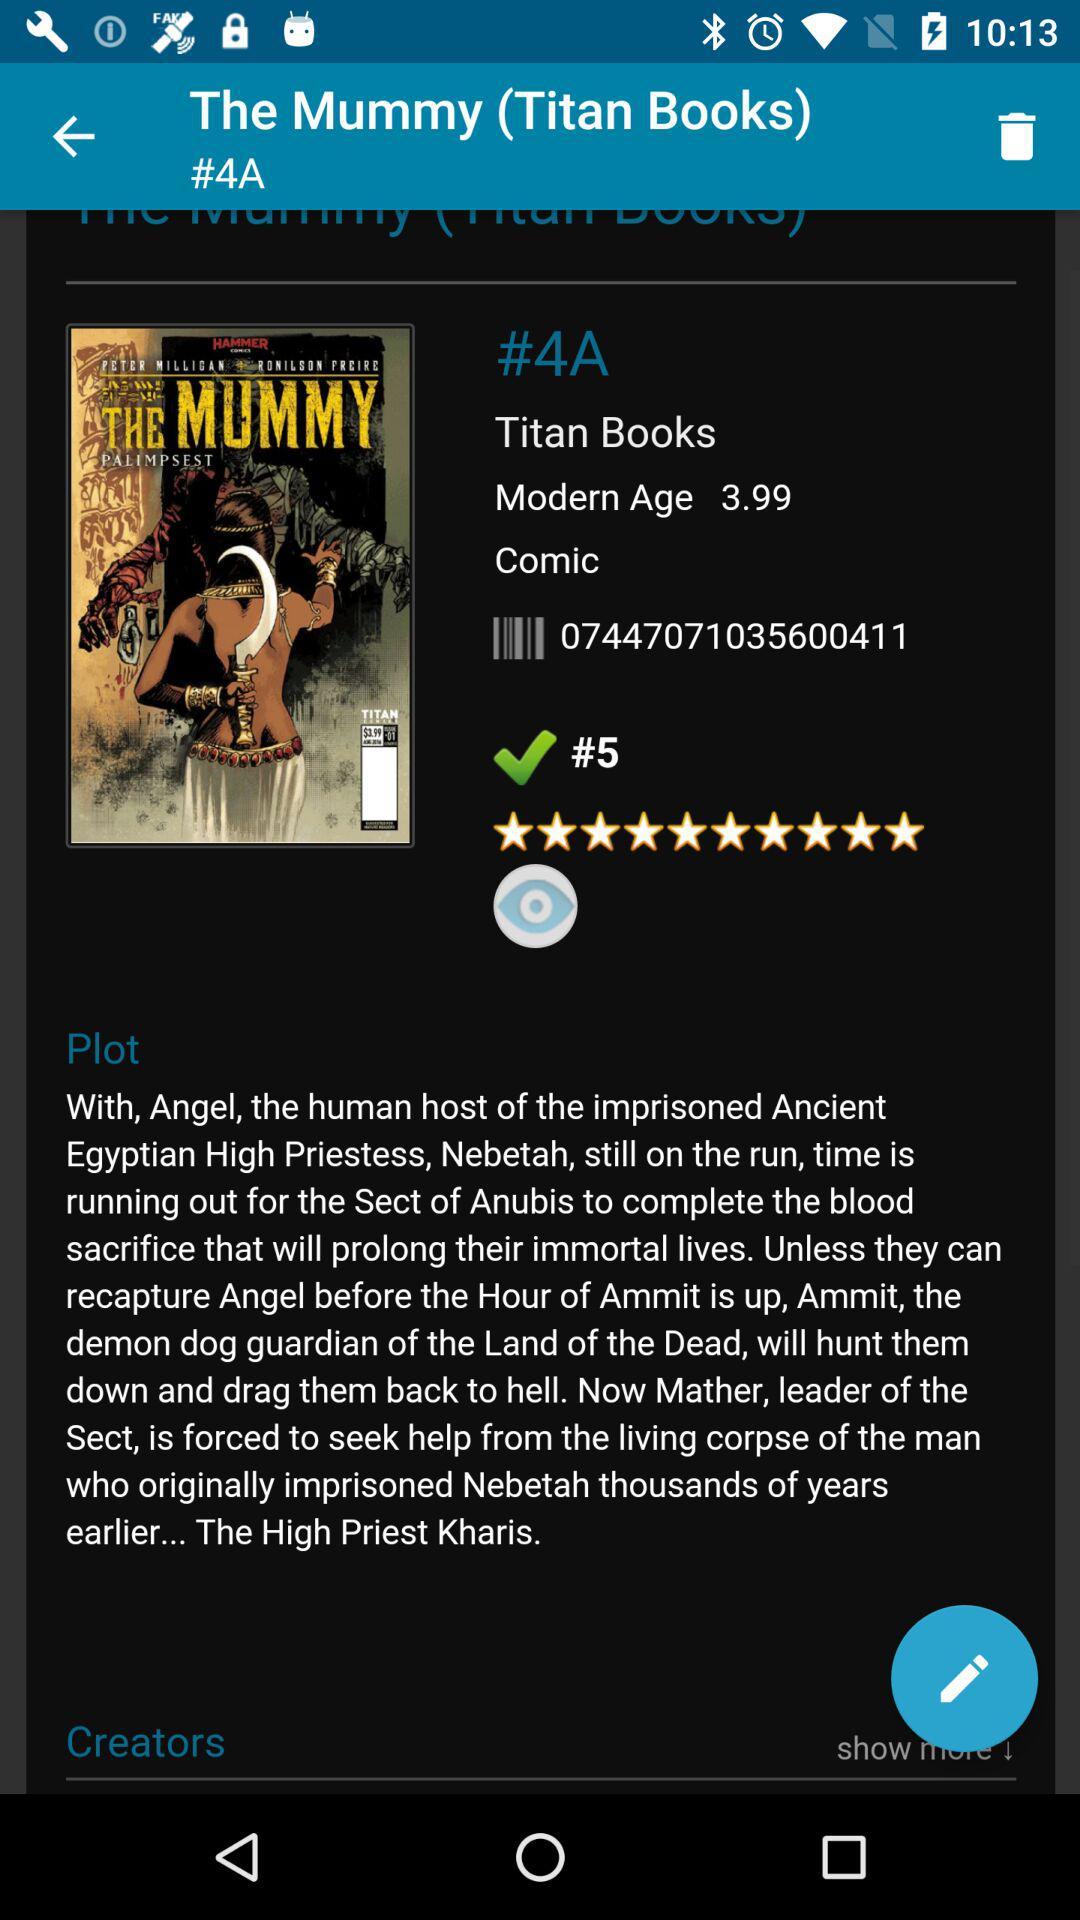 This screenshot has width=1080, height=1920. I want to click on icon to the right of the mummy titan, so click(1017, 135).